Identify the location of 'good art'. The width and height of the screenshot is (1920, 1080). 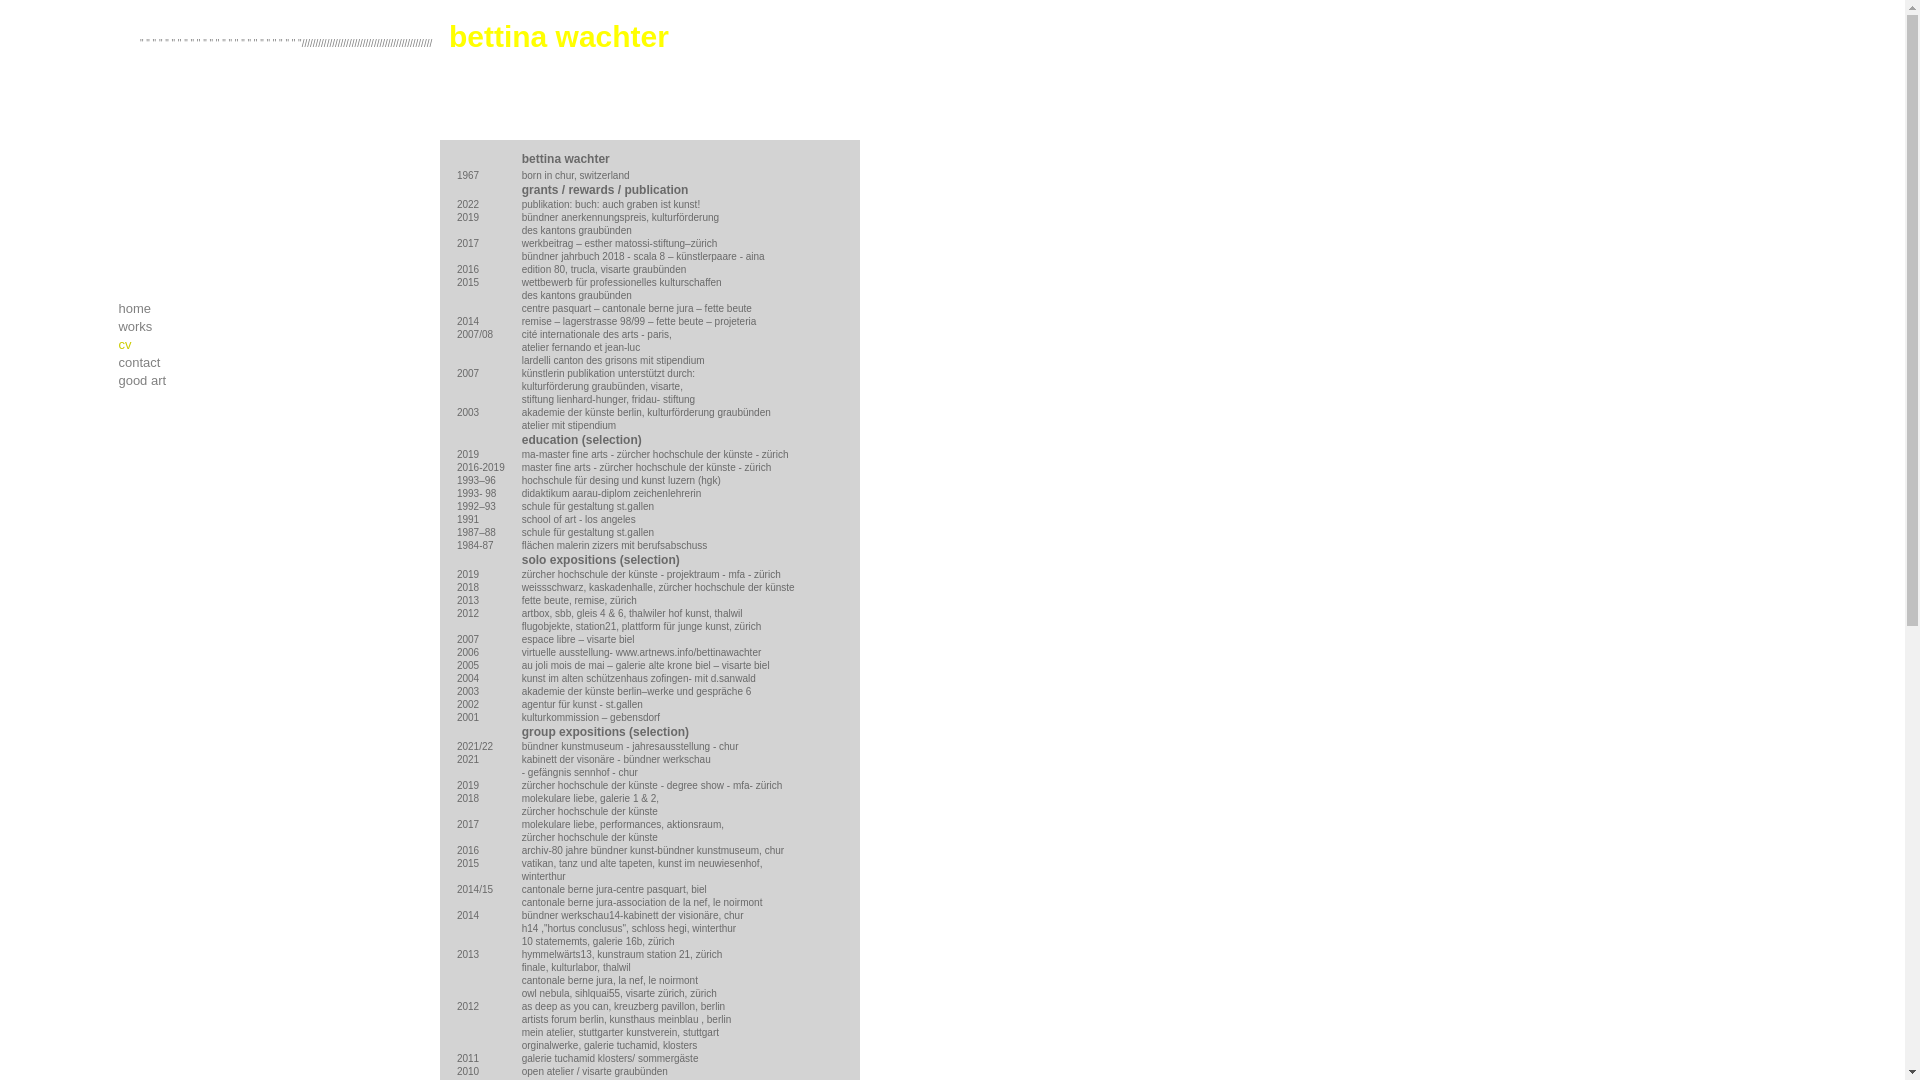
(209, 381).